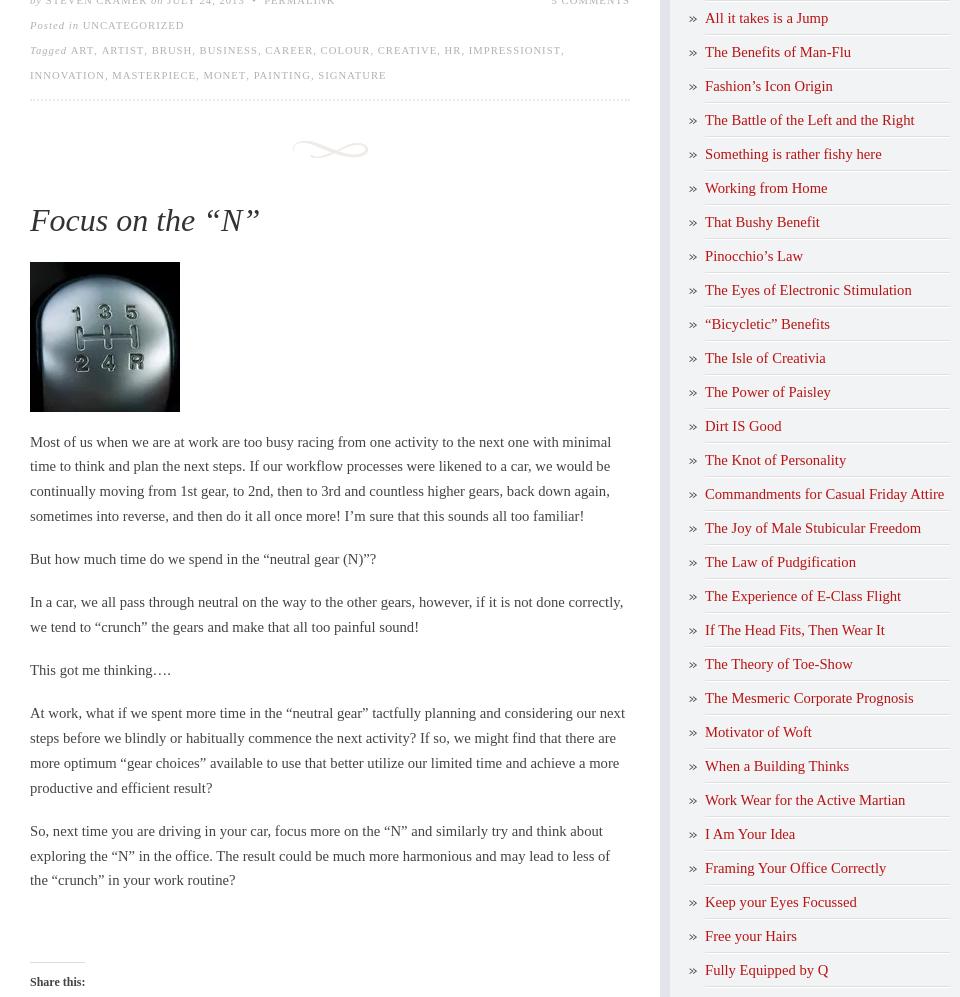 The height and width of the screenshot is (997, 960). Describe the element at coordinates (345, 49) in the screenshot. I see `'colour'` at that location.